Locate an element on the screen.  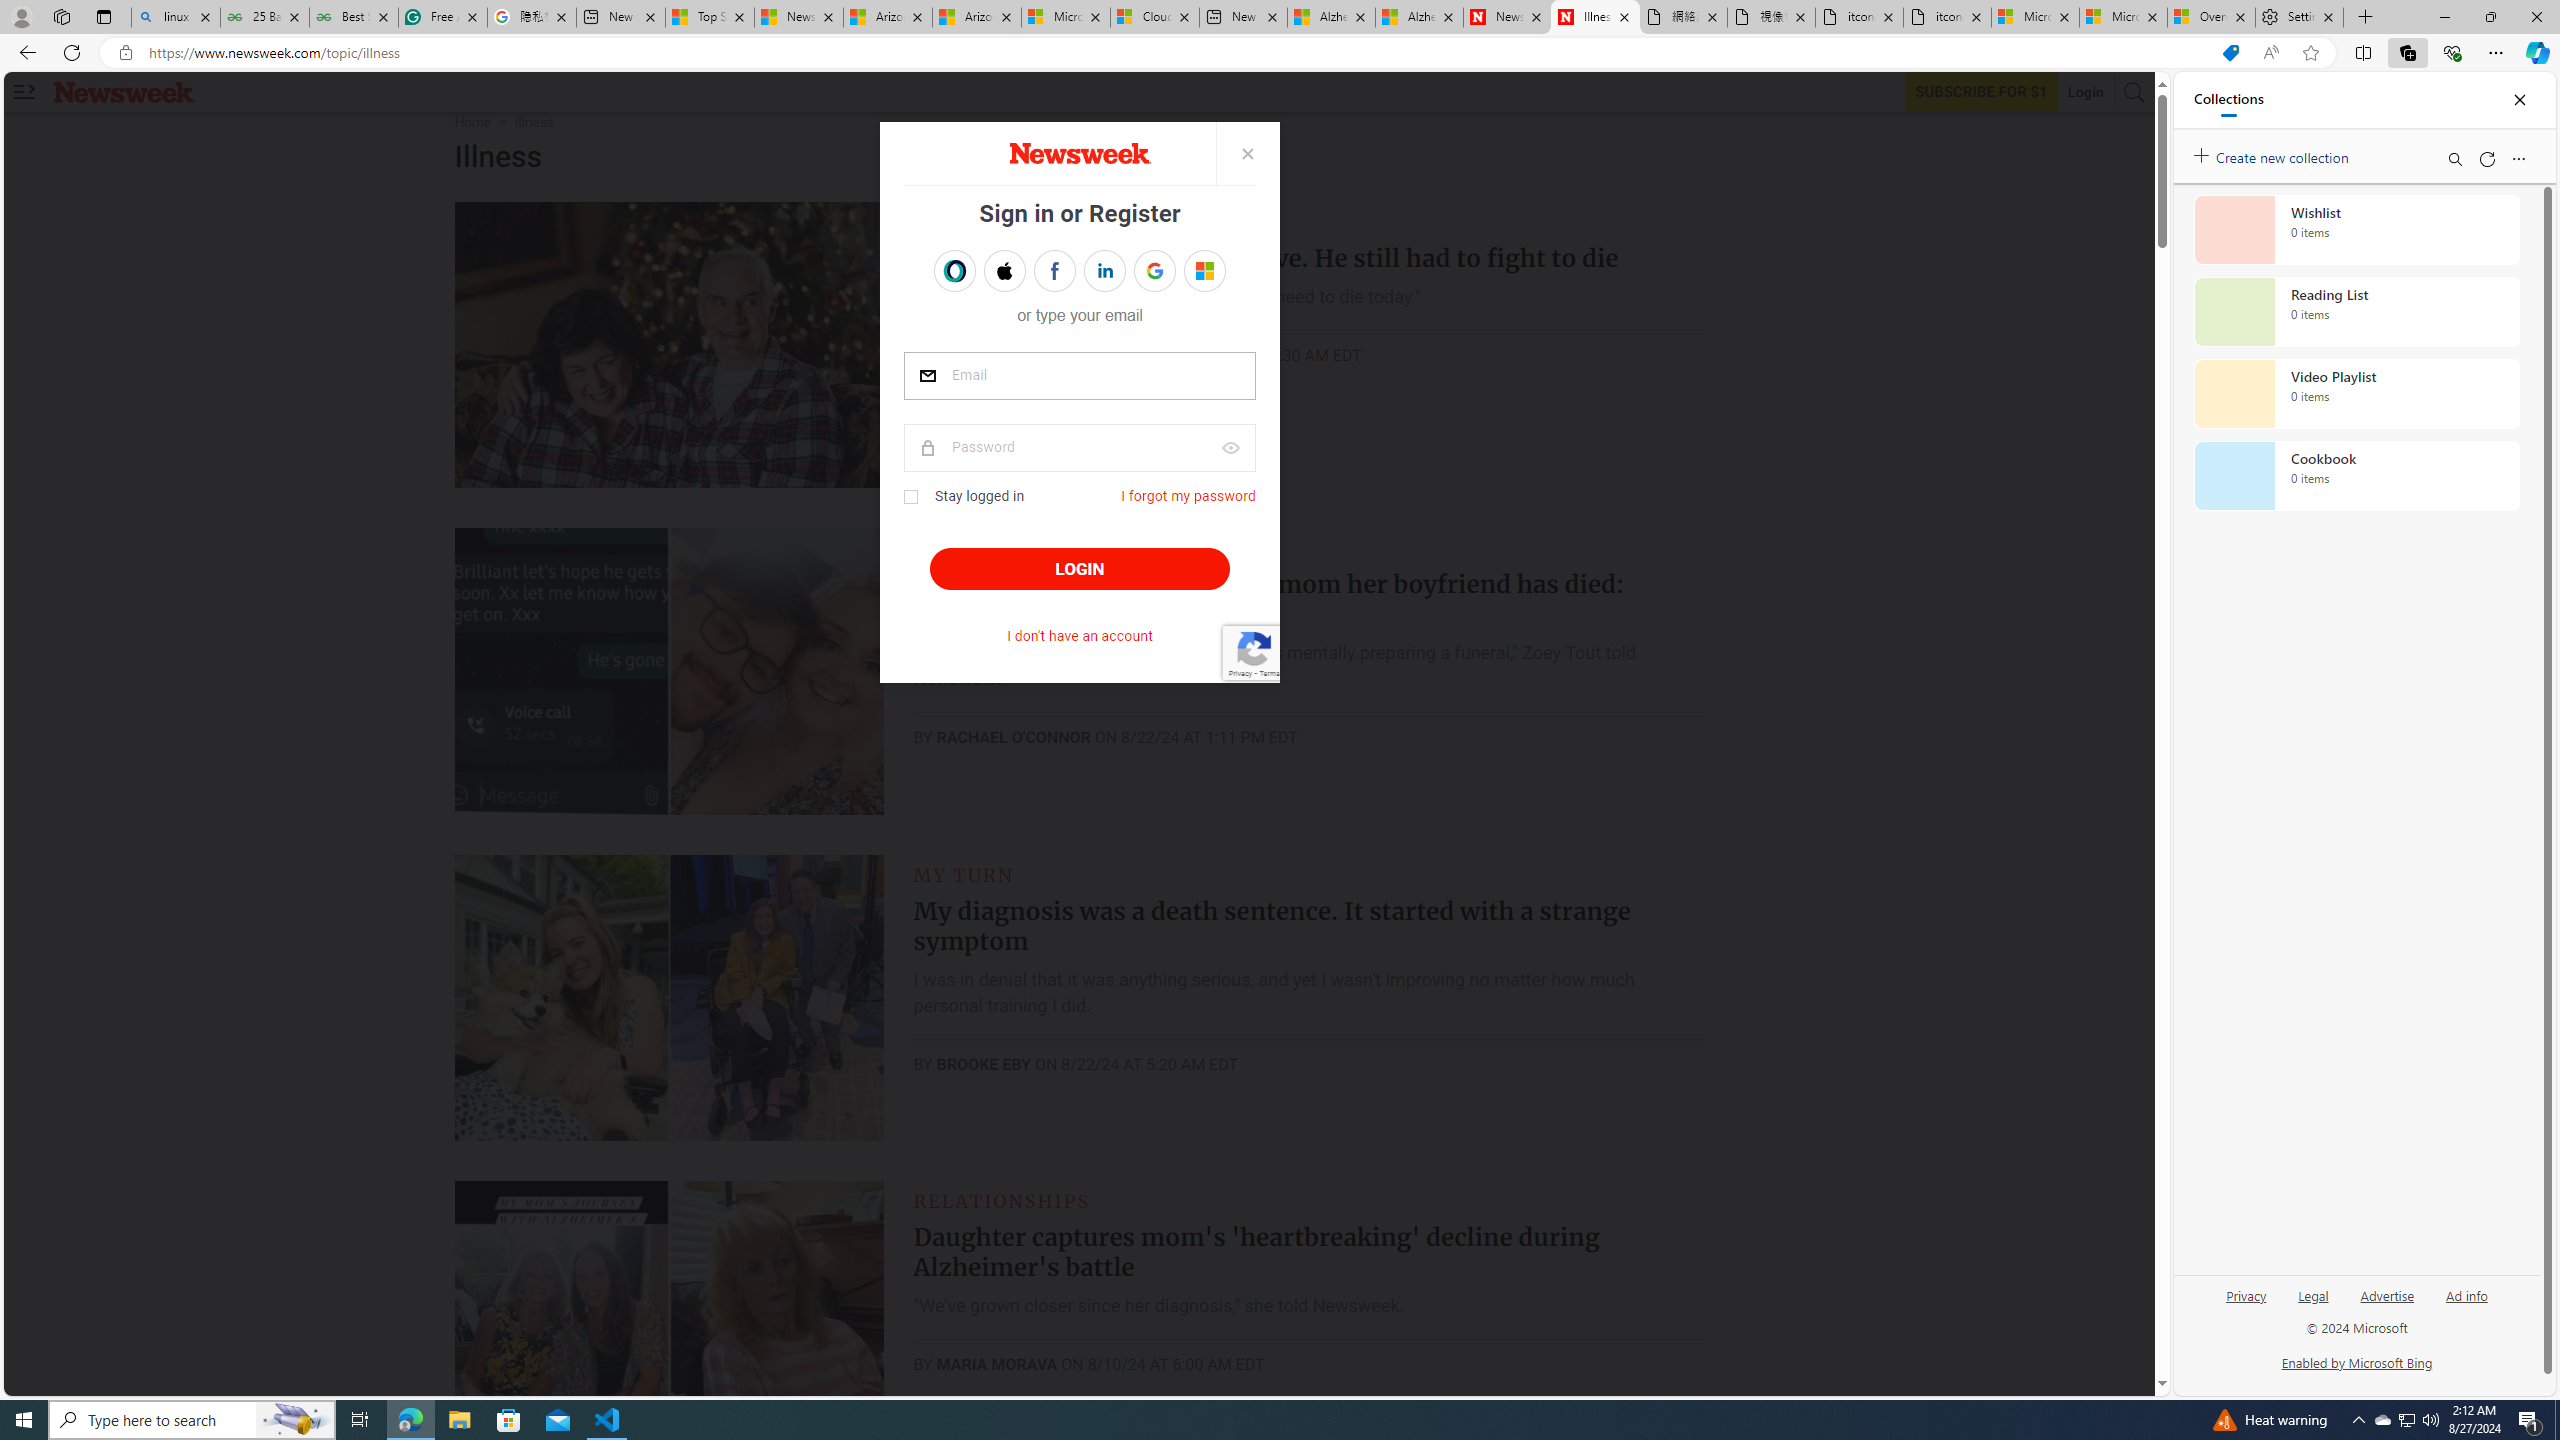
'Video Playlist collection, 0 items' is located at coordinates (2356, 392).